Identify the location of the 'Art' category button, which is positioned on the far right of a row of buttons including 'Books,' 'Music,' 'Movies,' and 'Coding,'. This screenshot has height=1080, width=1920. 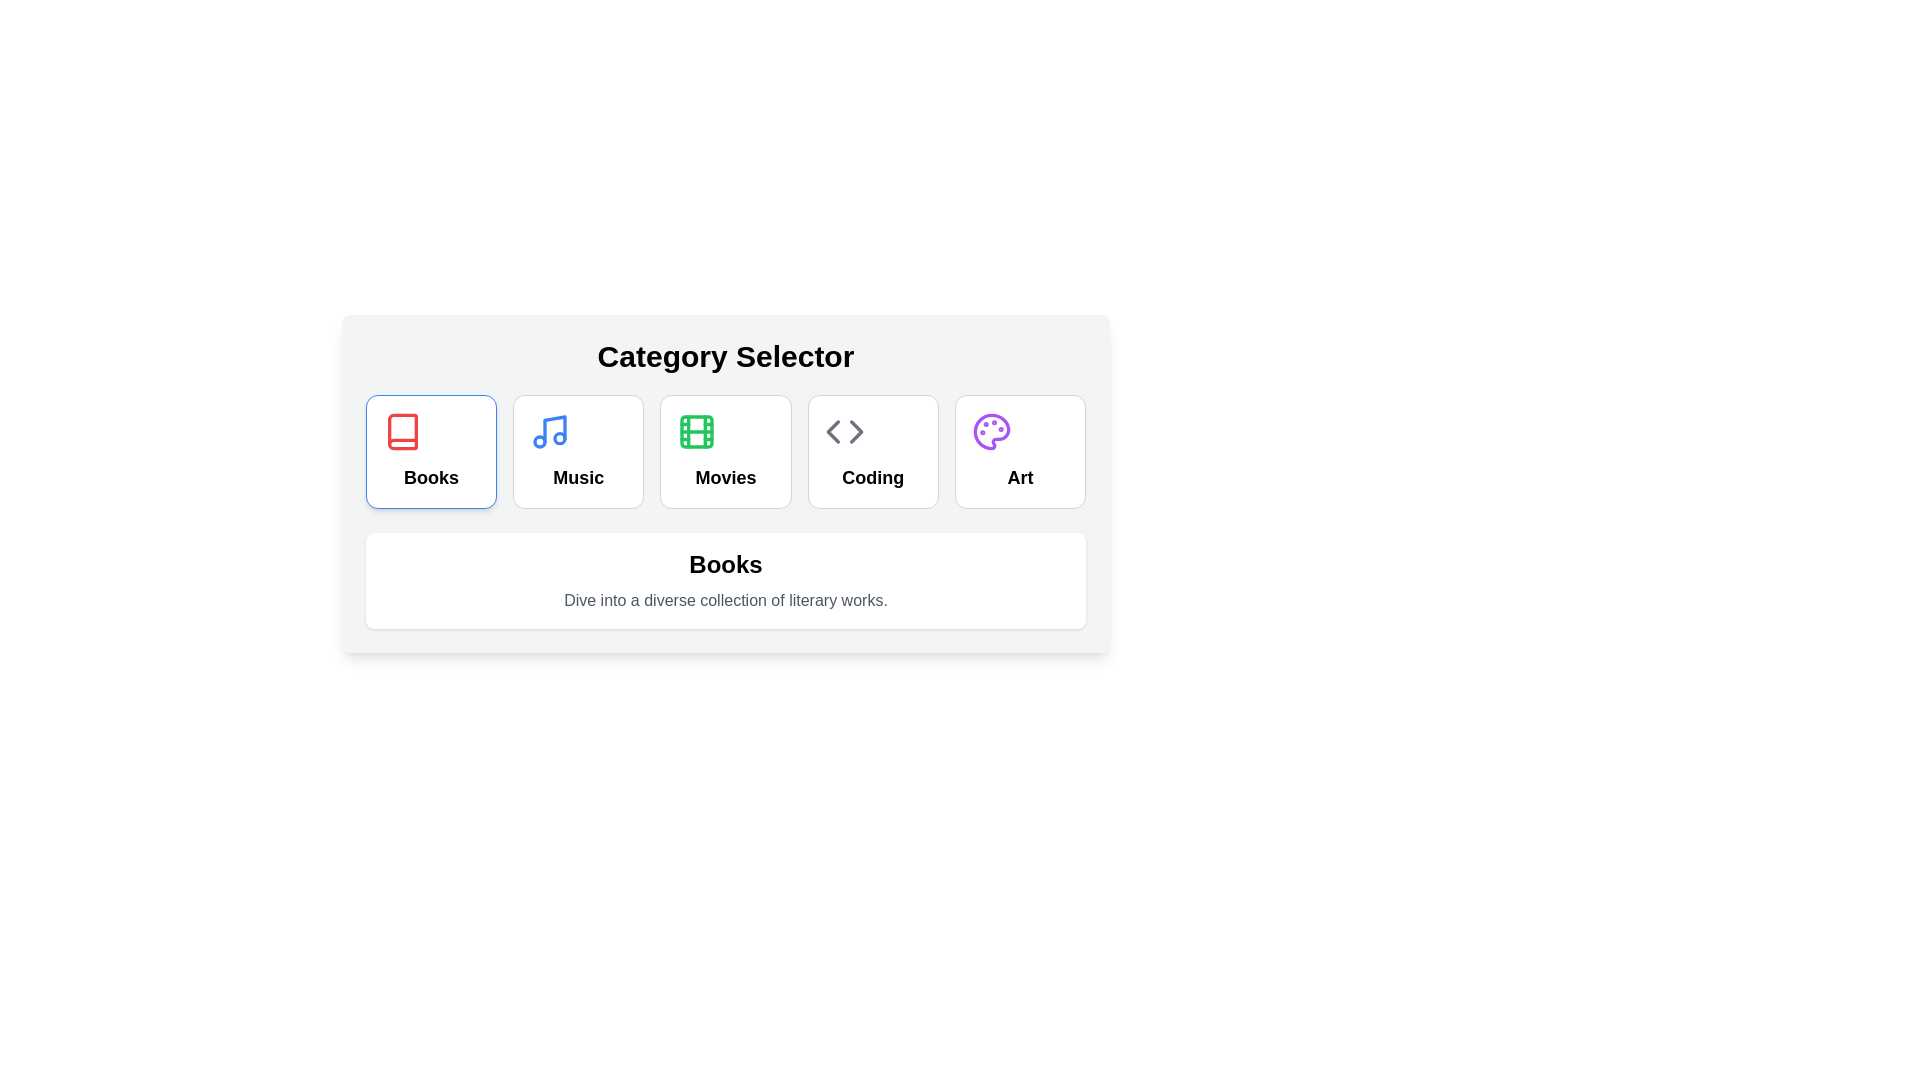
(1020, 451).